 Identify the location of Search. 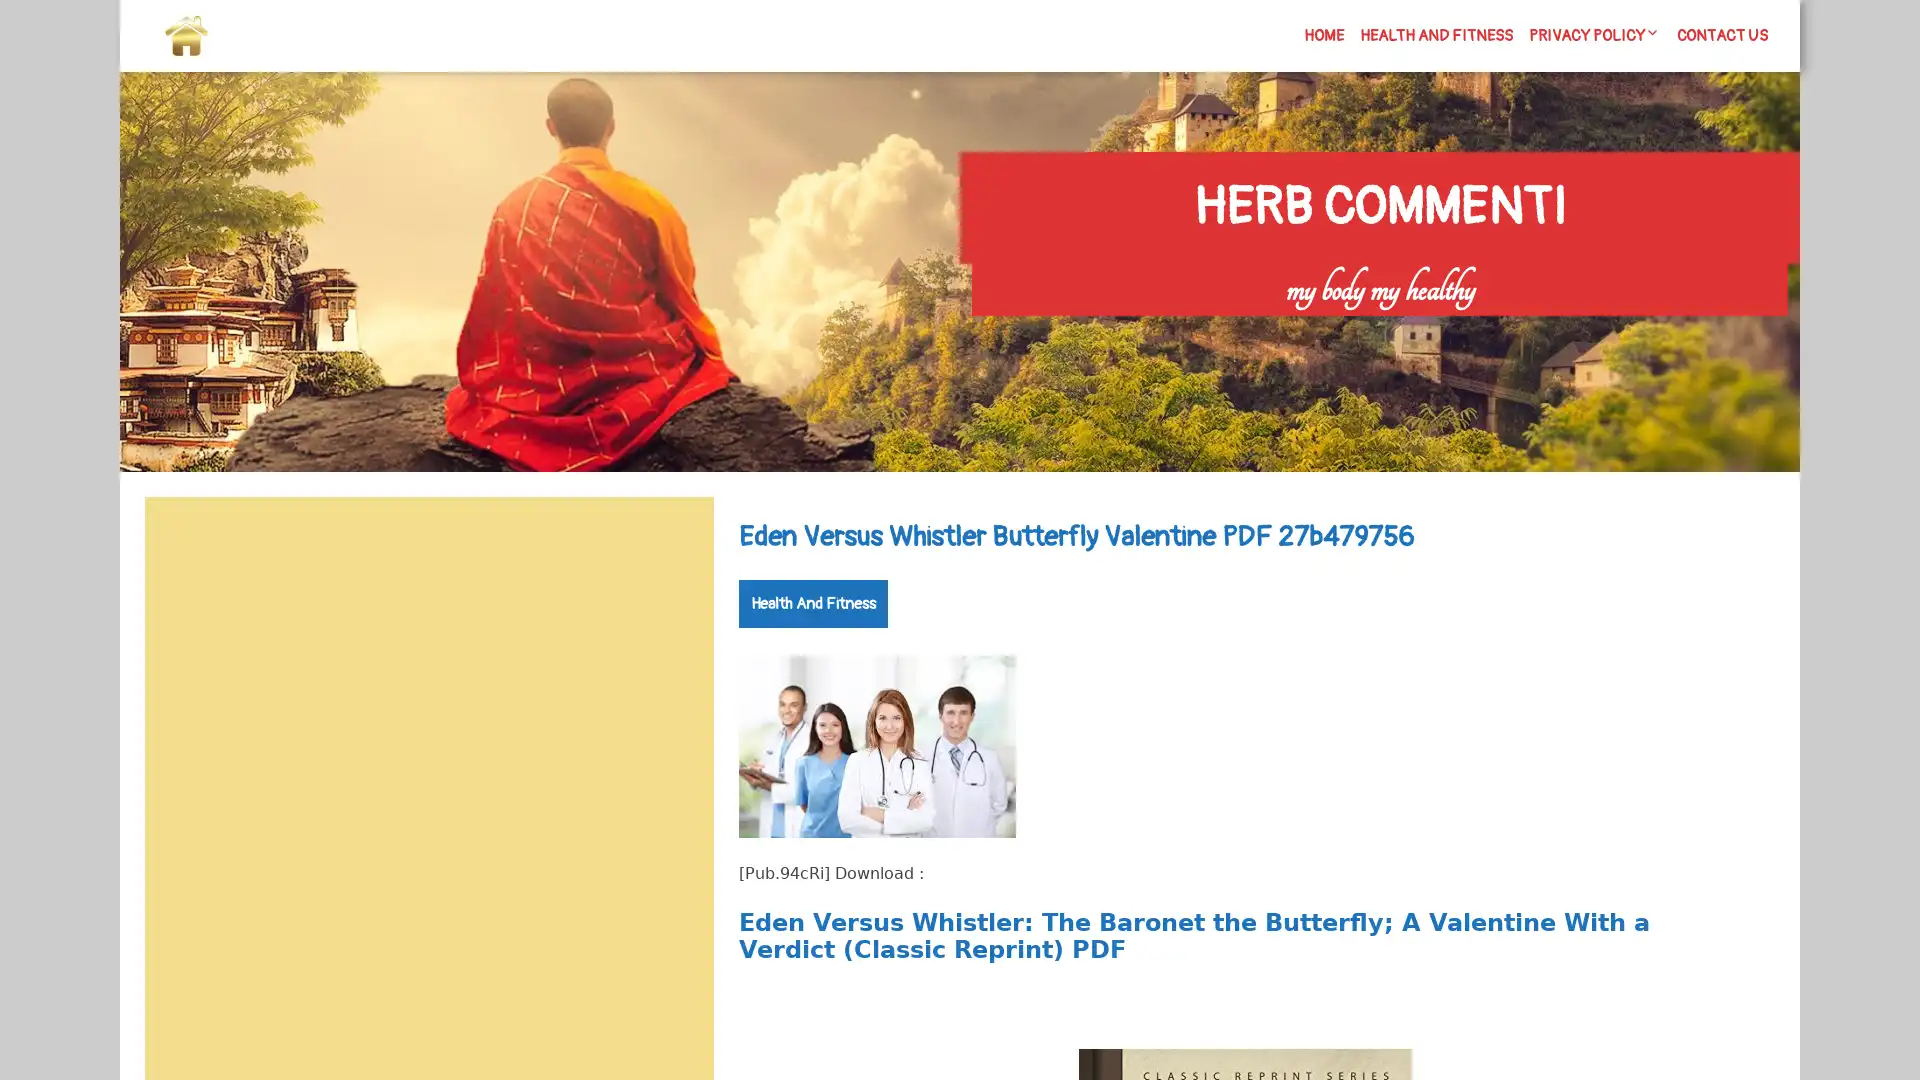
(1557, 327).